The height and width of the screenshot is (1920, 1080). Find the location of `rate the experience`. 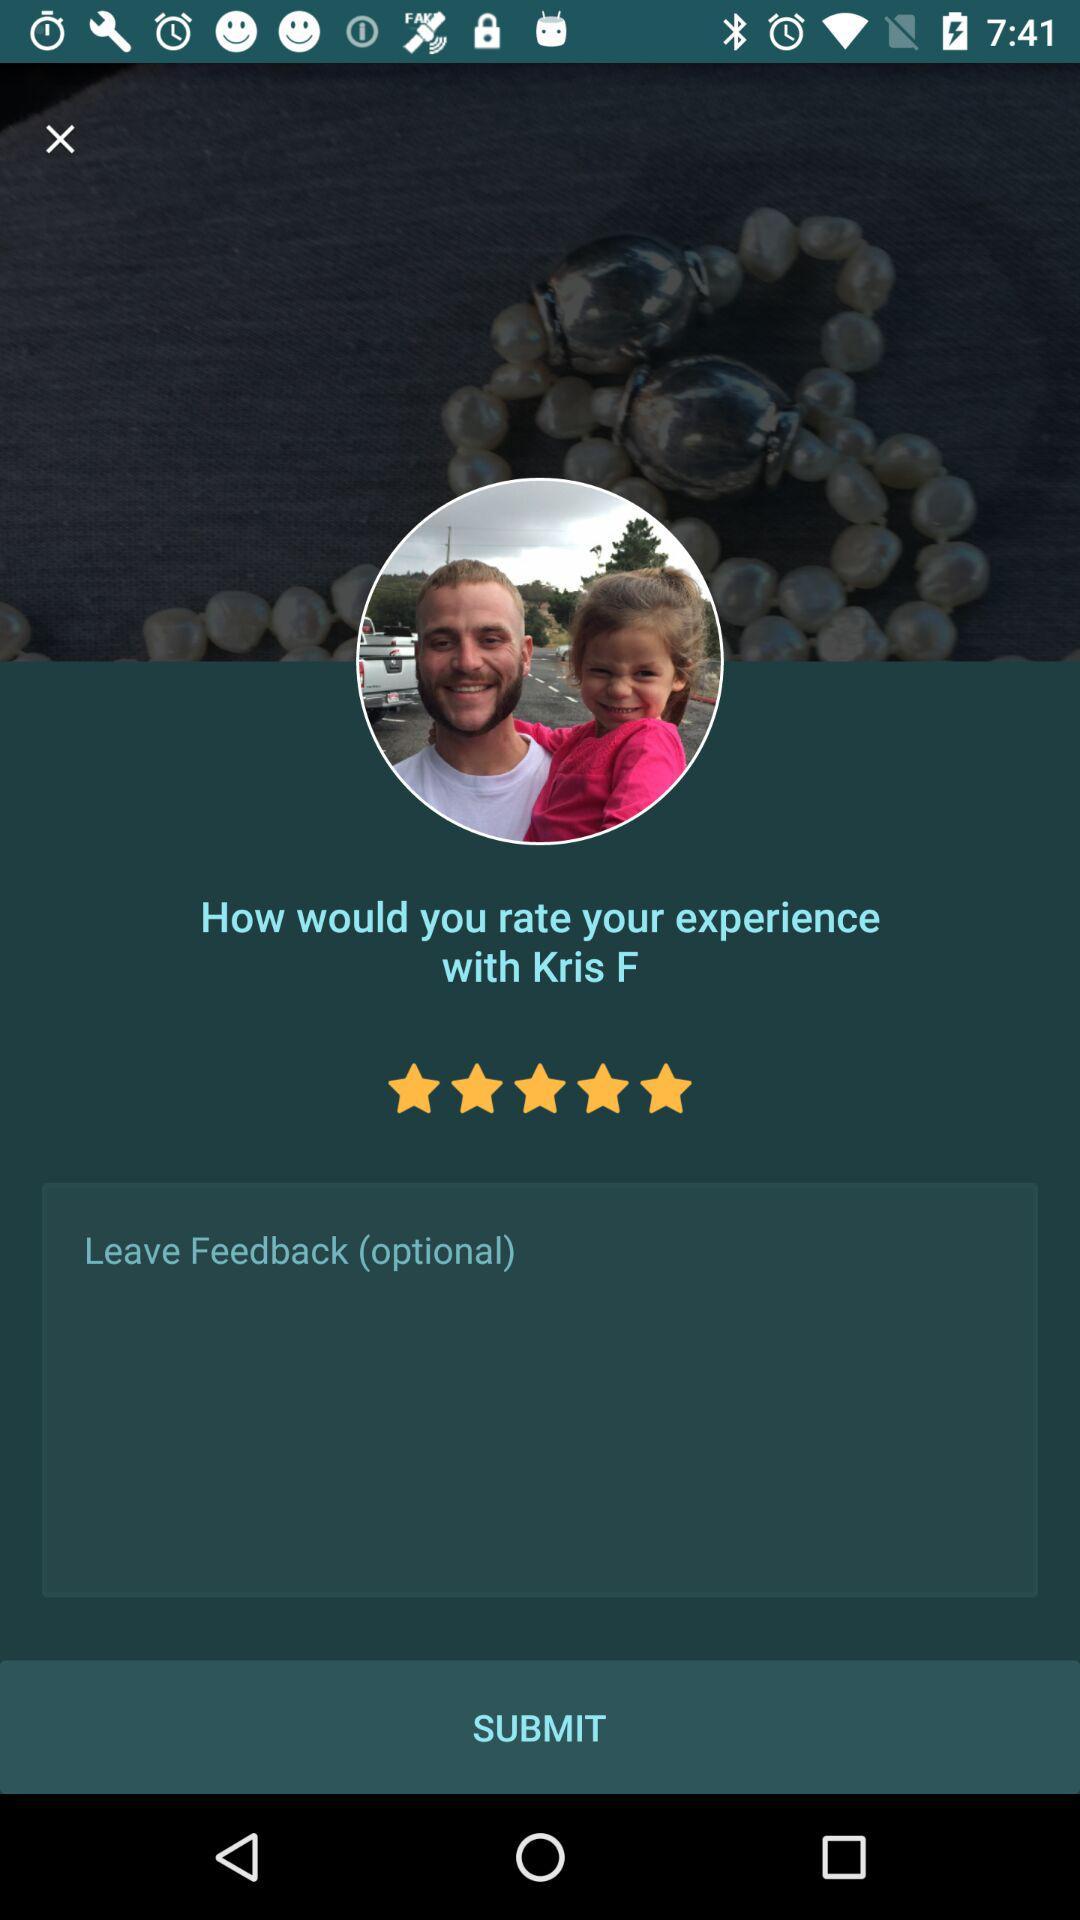

rate the experience is located at coordinates (601, 1087).